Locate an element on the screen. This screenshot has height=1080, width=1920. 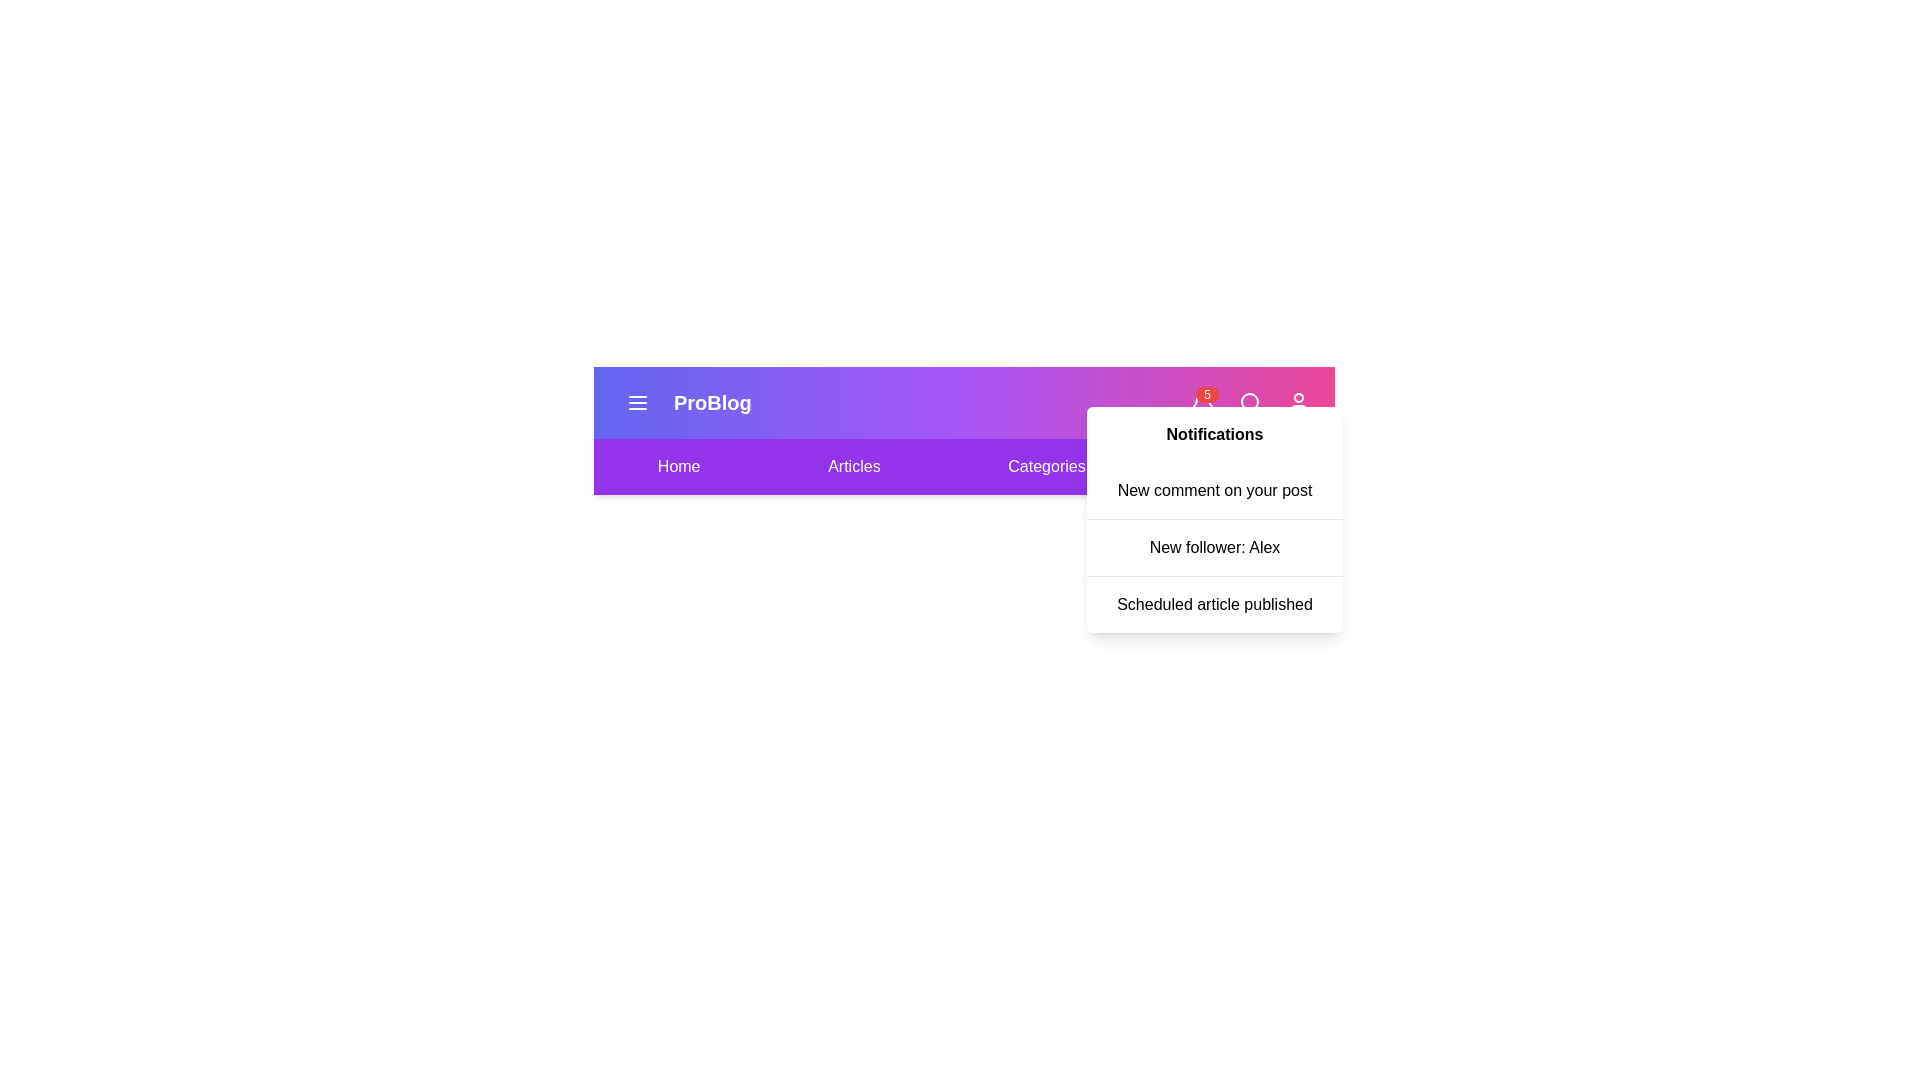
the 'Toggle Menu' button to toggle the navigation menu visibility is located at coordinates (637, 402).